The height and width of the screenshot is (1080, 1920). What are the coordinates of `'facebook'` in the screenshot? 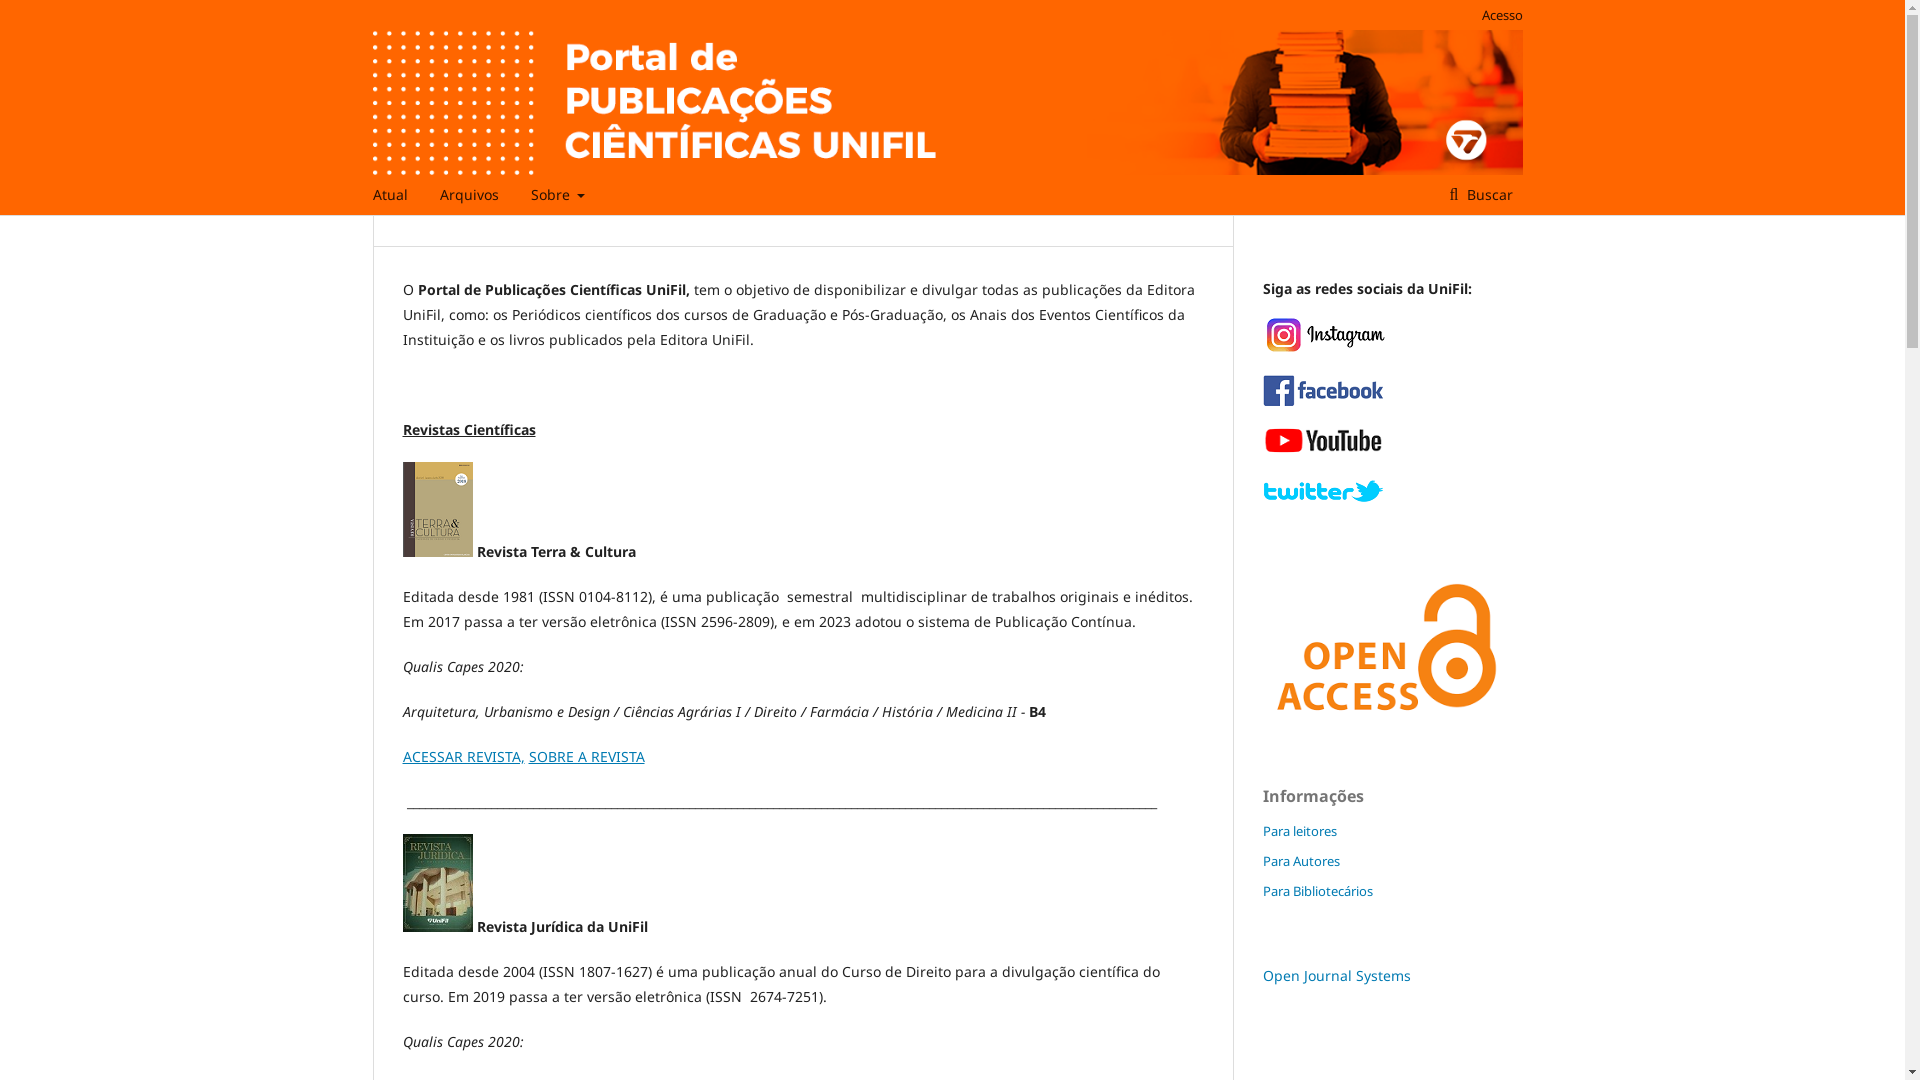 It's located at (1321, 401).